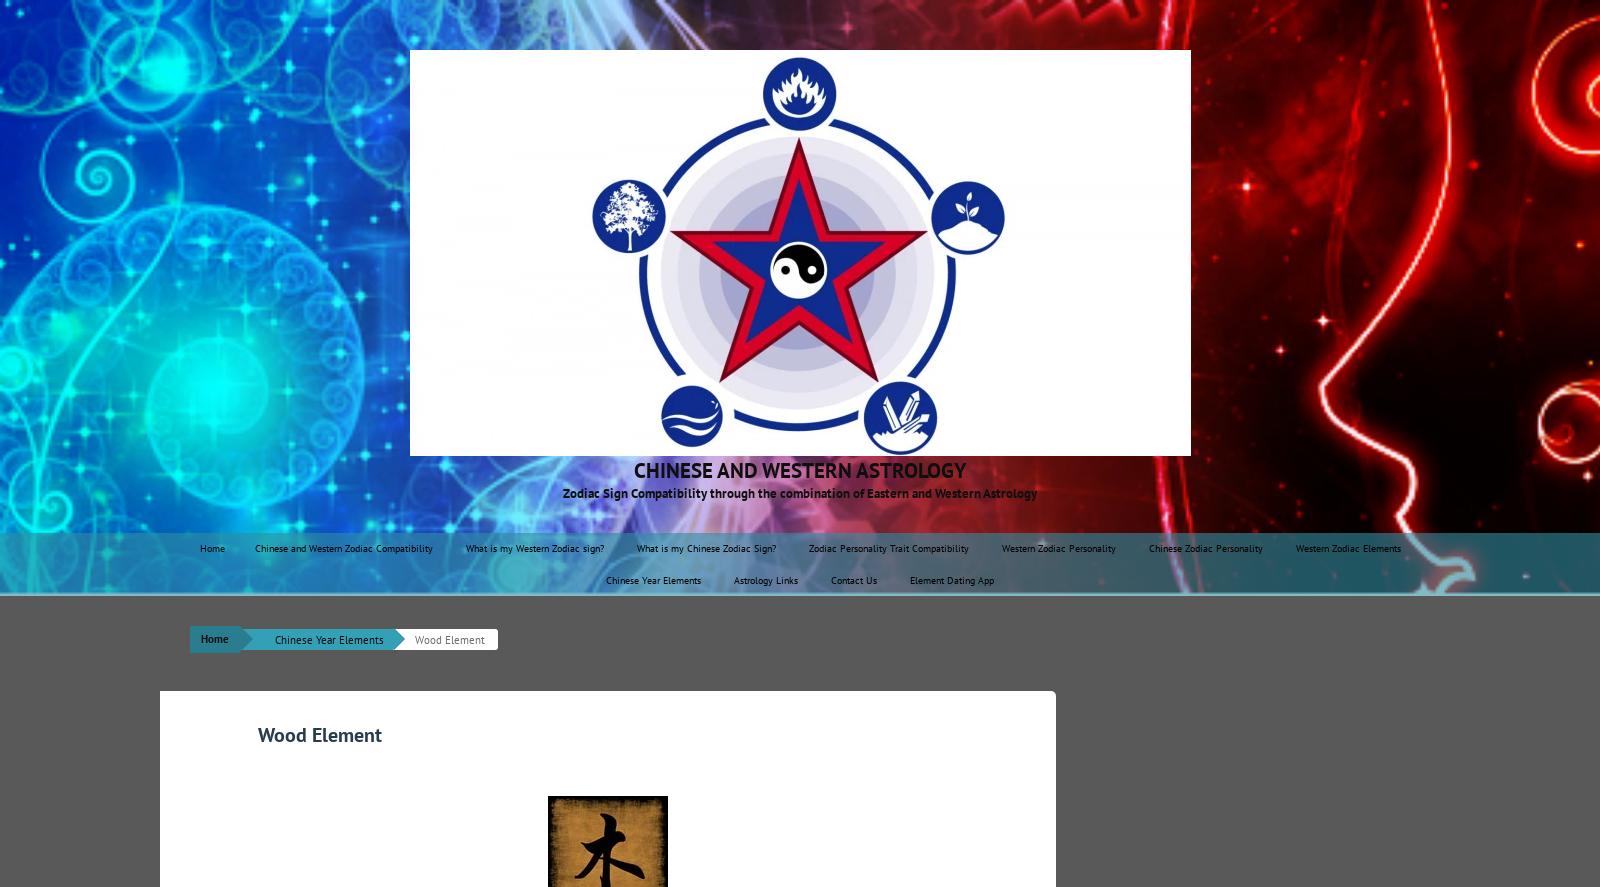 Image resolution: width=1600 pixels, height=887 pixels. I want to click on 'What is my Western Zodiac sign?', so click(532, 547).